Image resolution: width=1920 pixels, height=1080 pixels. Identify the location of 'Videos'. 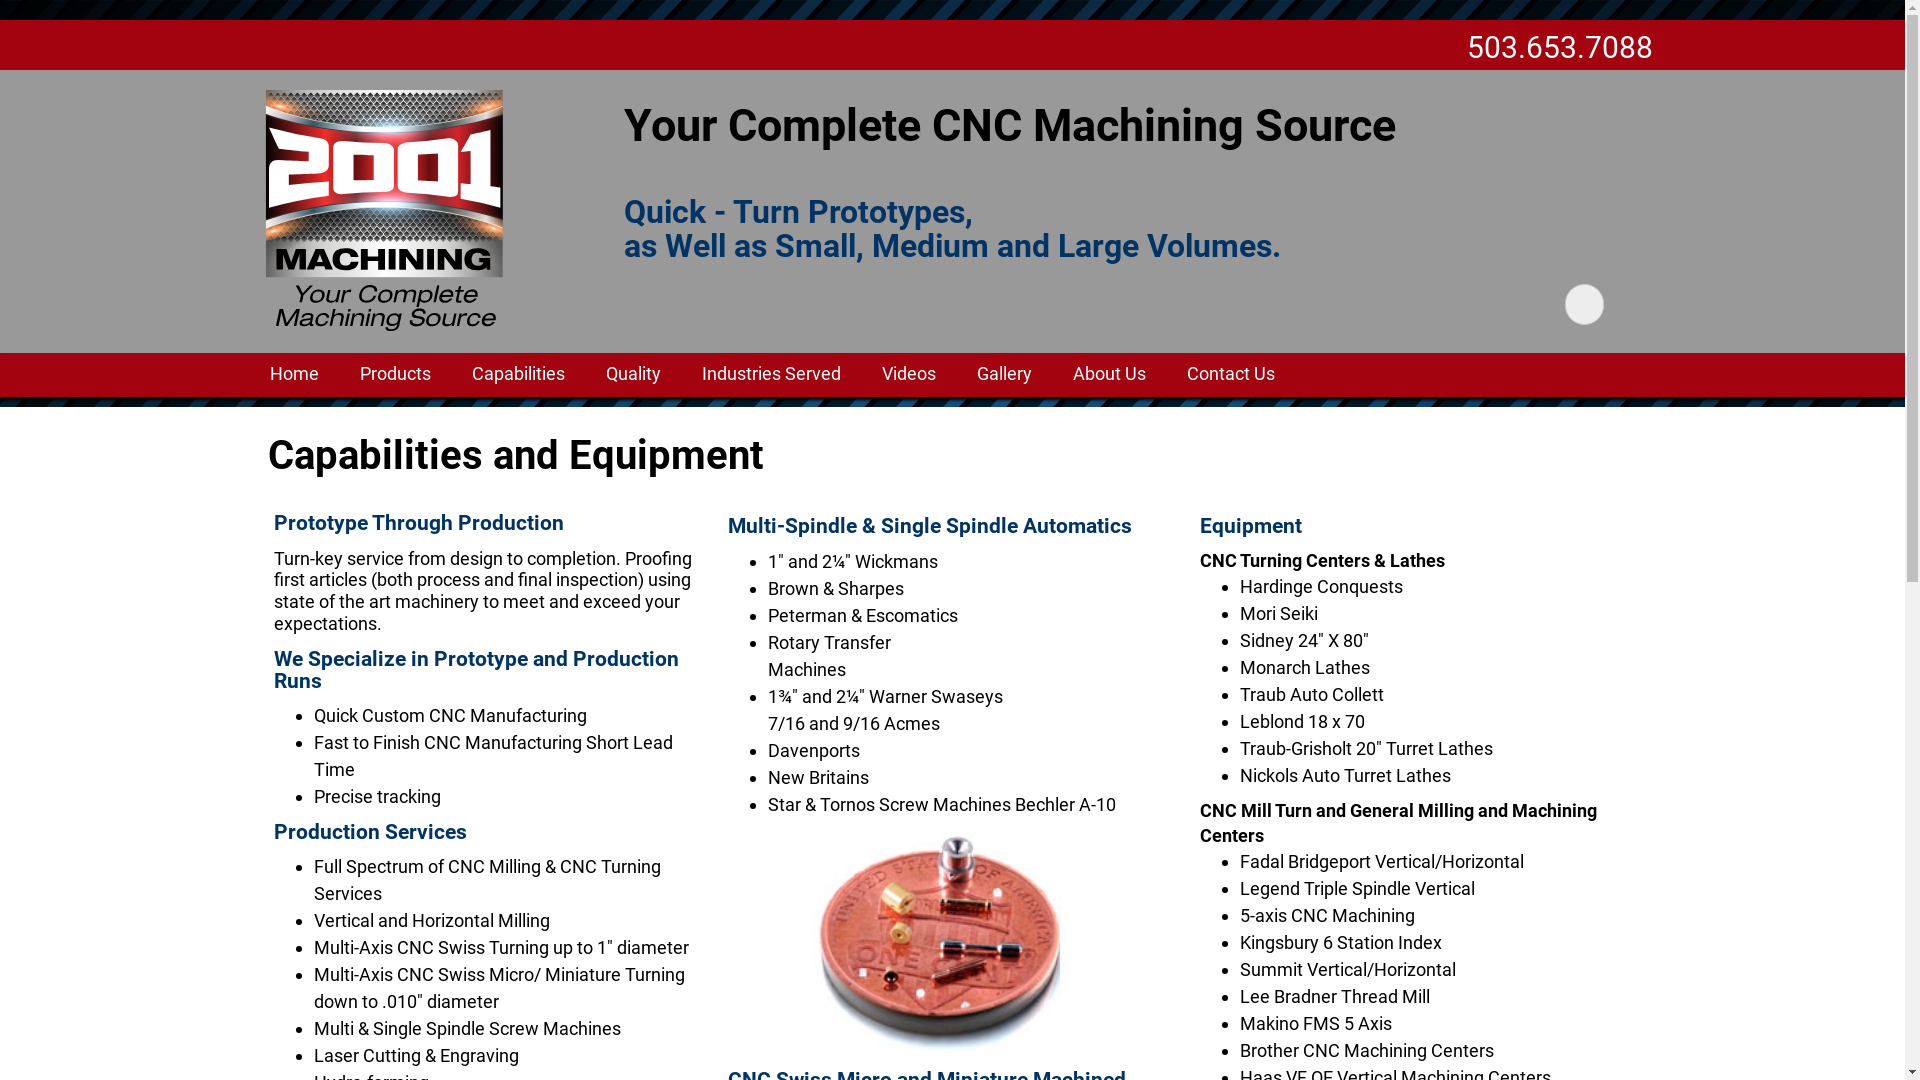
(907, 374).